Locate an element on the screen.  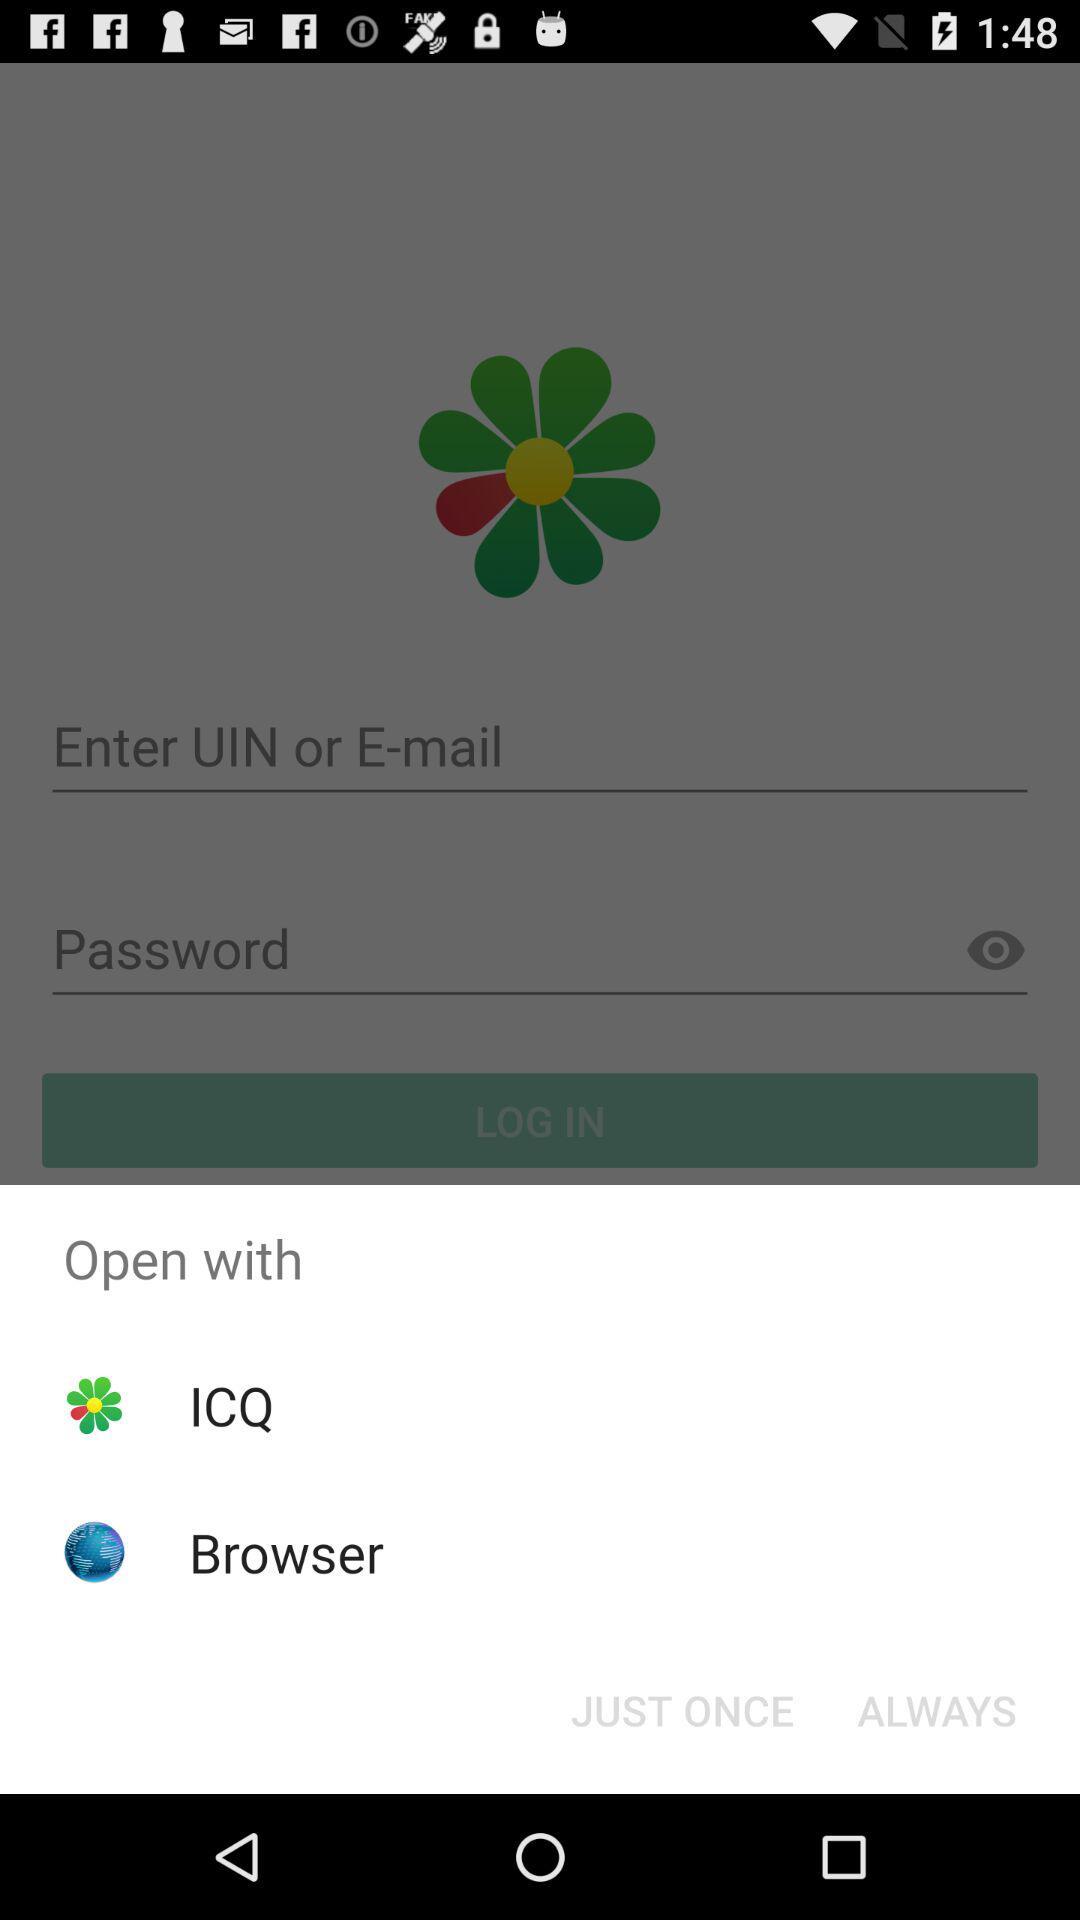
the app above browser is located at coordinates (230, 1404).